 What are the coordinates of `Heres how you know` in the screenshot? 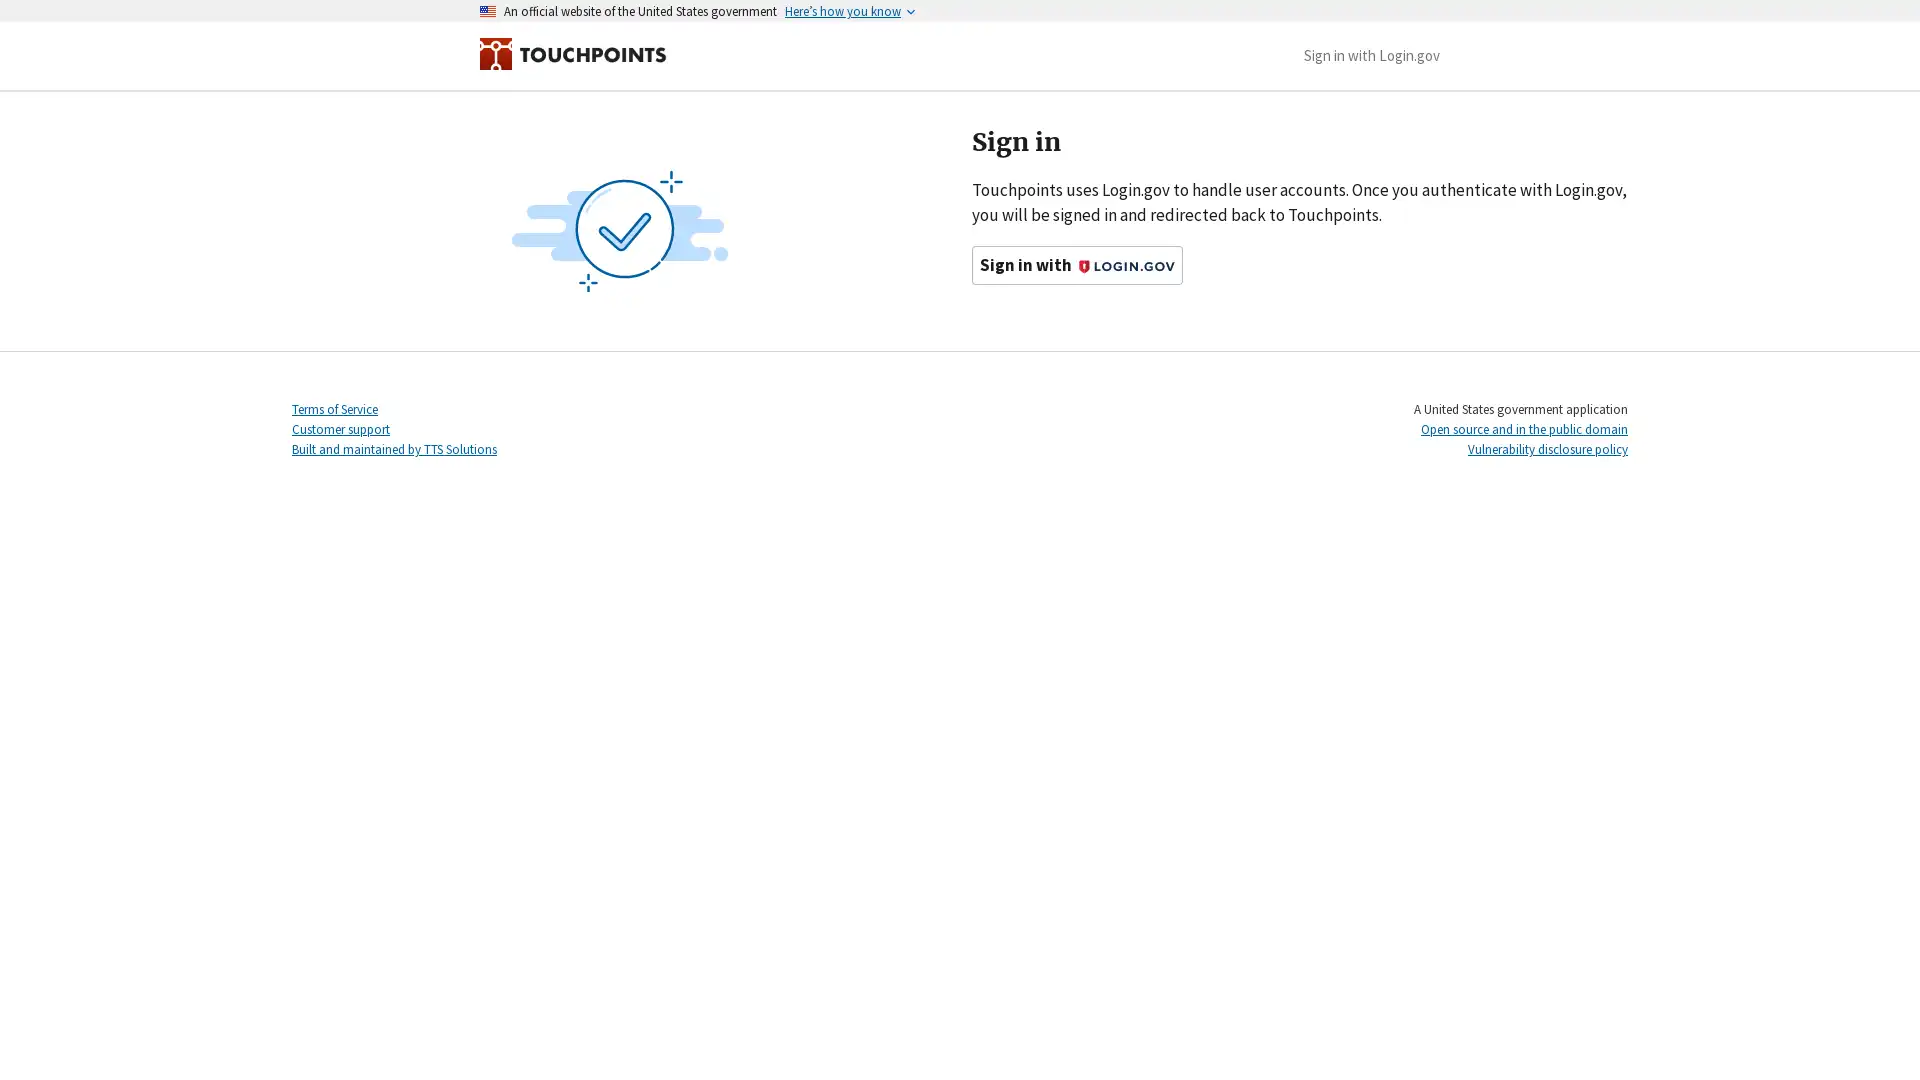 It's located at (843, 11).